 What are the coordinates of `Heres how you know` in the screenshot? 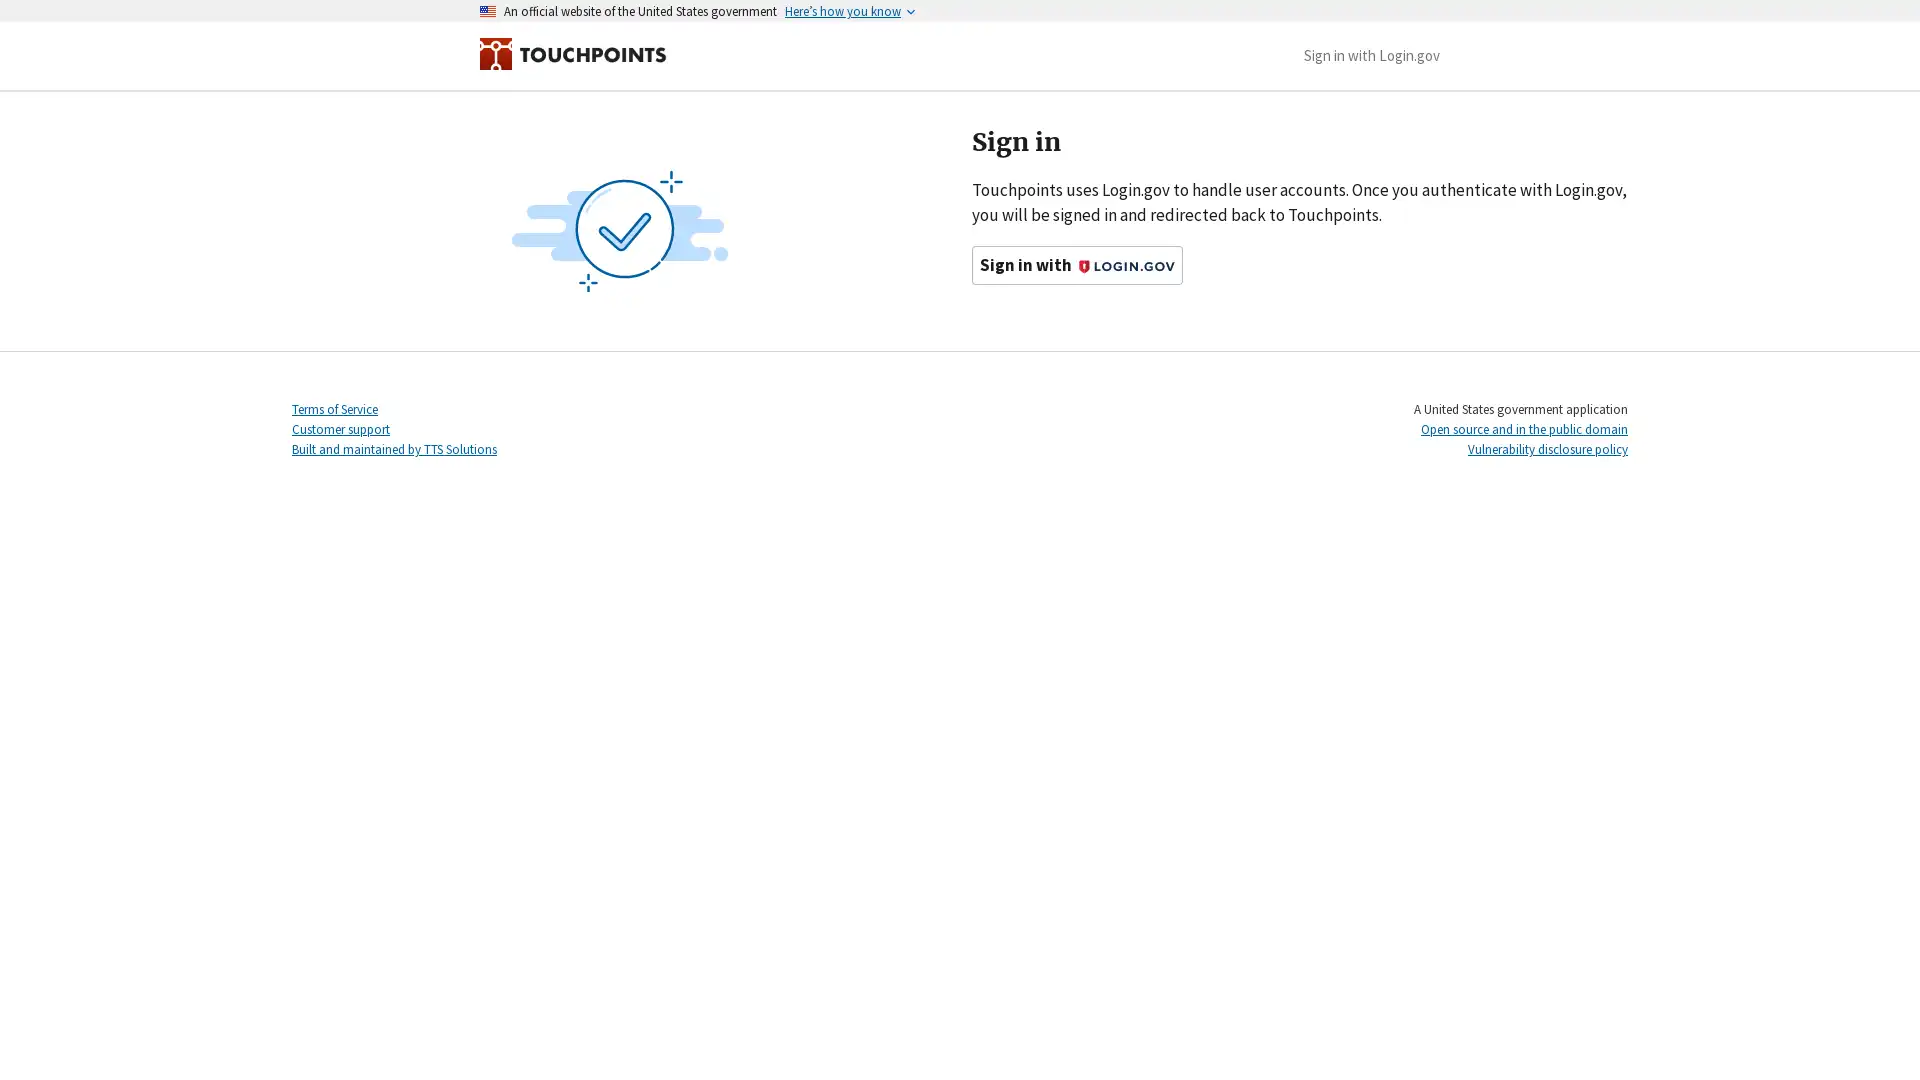 It's located at (843, 11).